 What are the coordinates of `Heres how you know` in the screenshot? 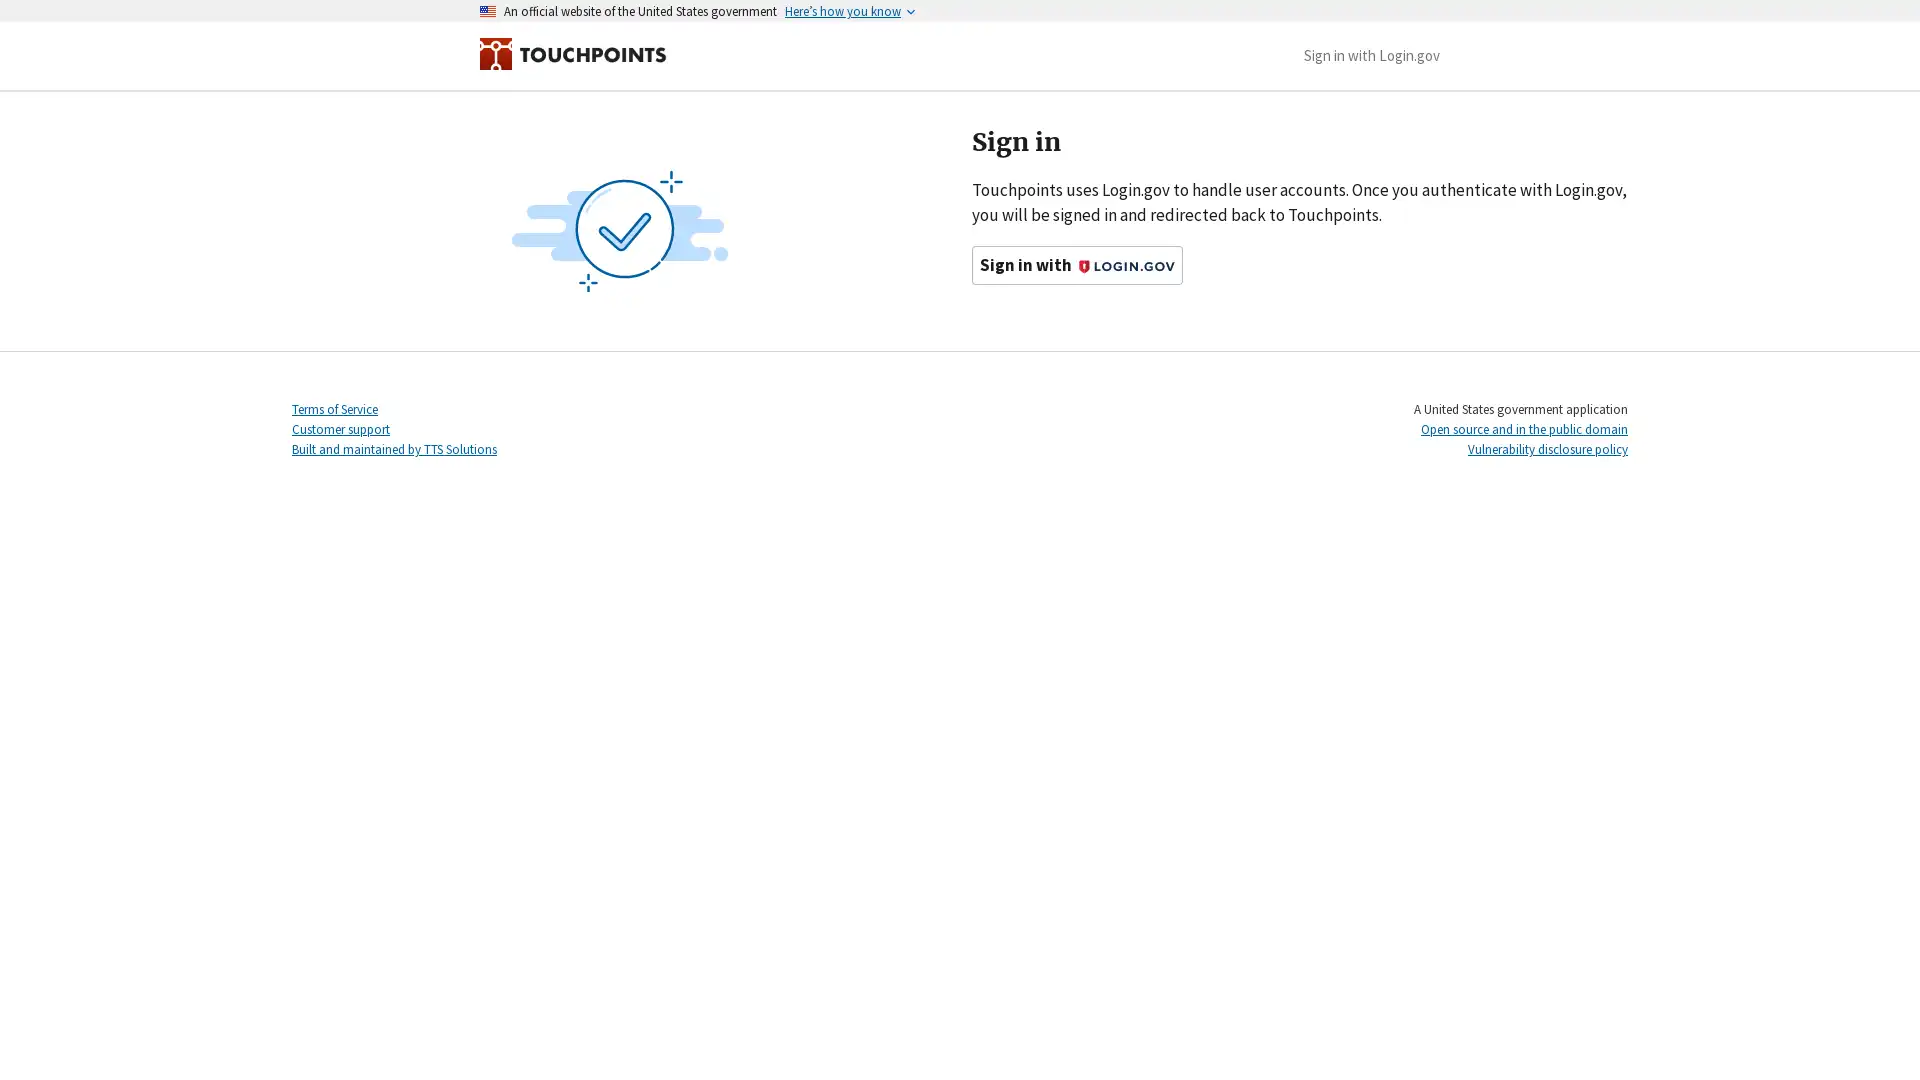 It's located at (843, 11).